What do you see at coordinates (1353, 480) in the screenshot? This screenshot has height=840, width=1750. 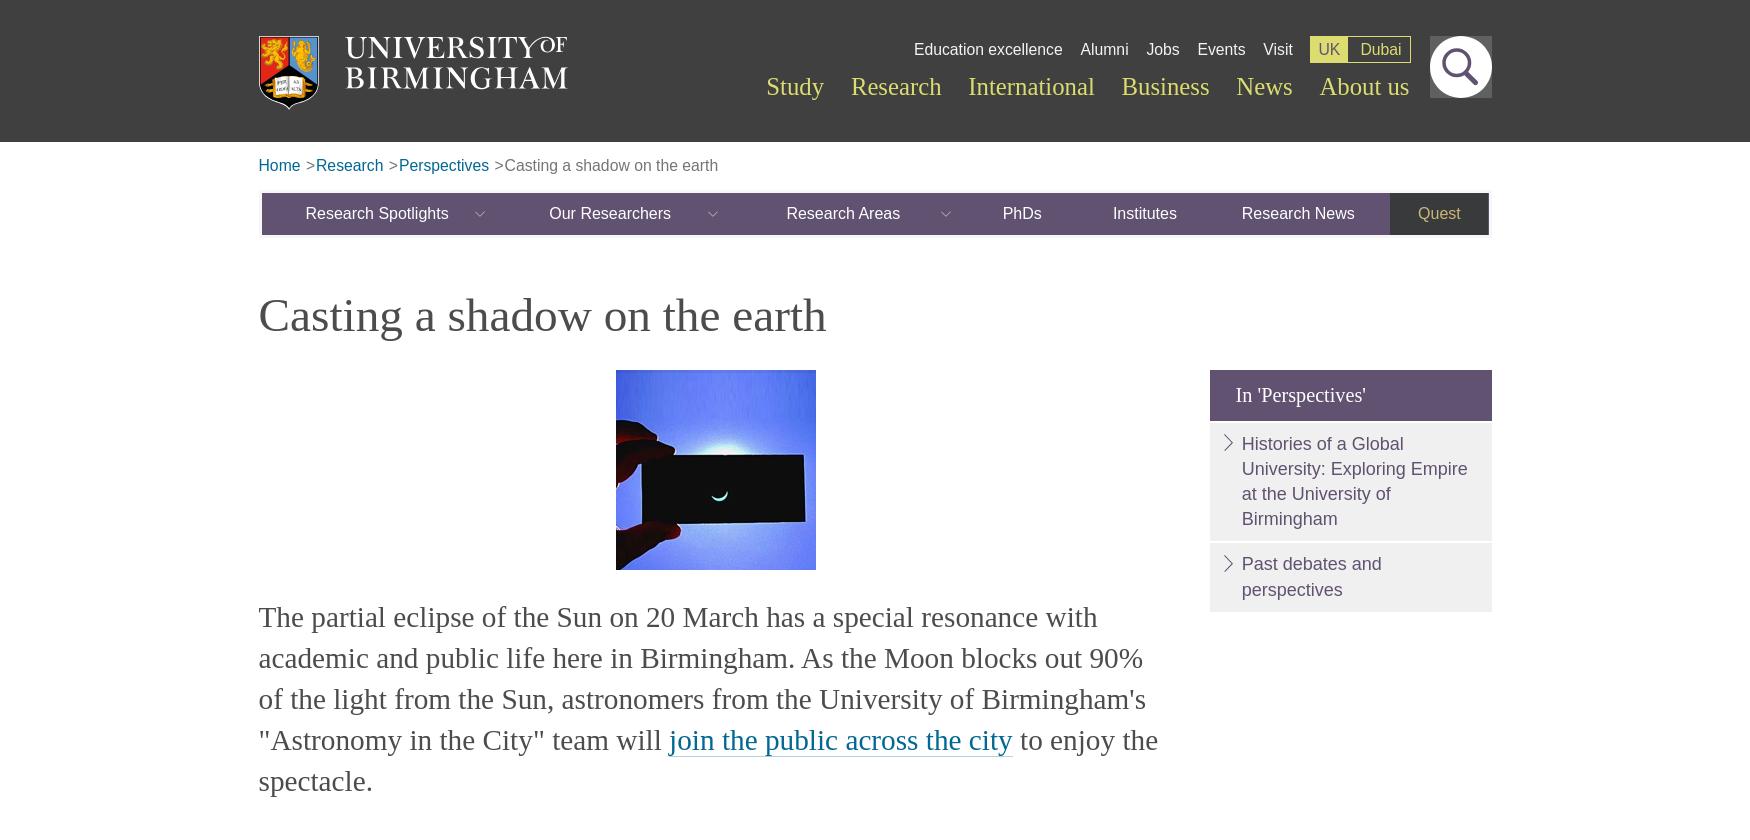 I see `'Histories of a Global University: Exploring Empire at the University of Birmingham'` at bounding box center [1353, 480].